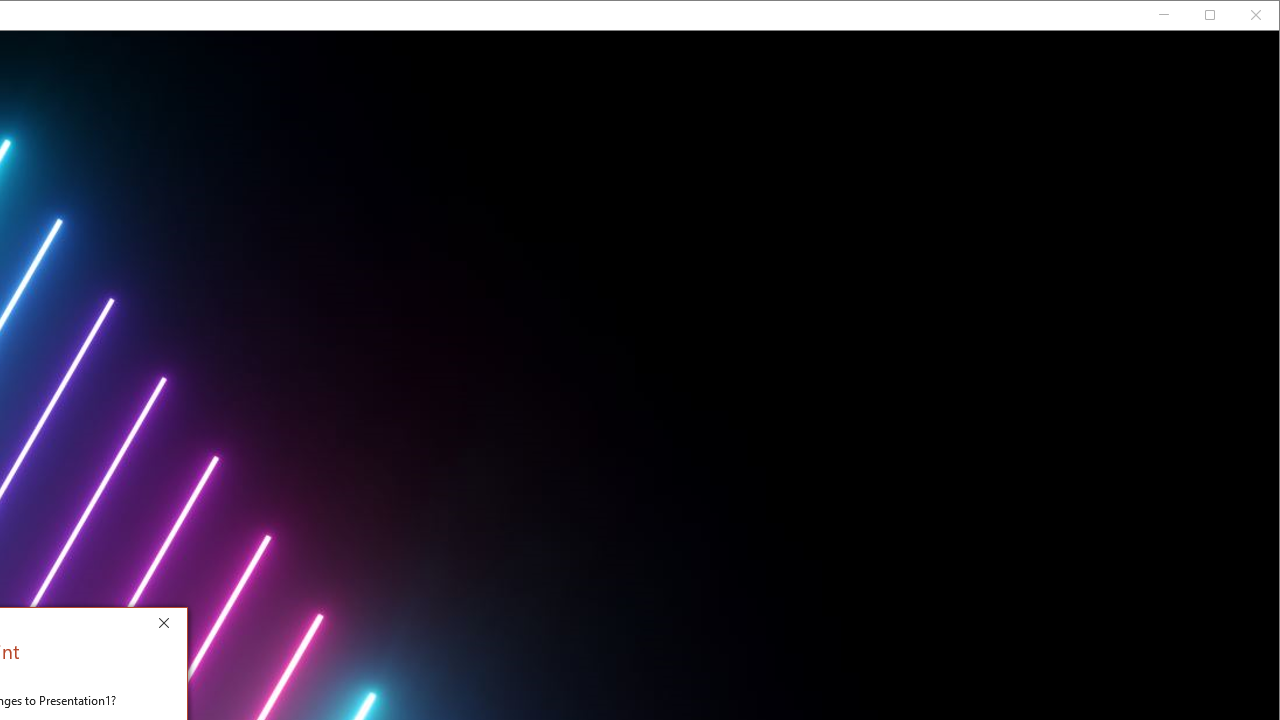  What do you see at coordinates (1238, 19) in the screenshot?
I see `'Maximize'` at bounding box center [1238, 19].